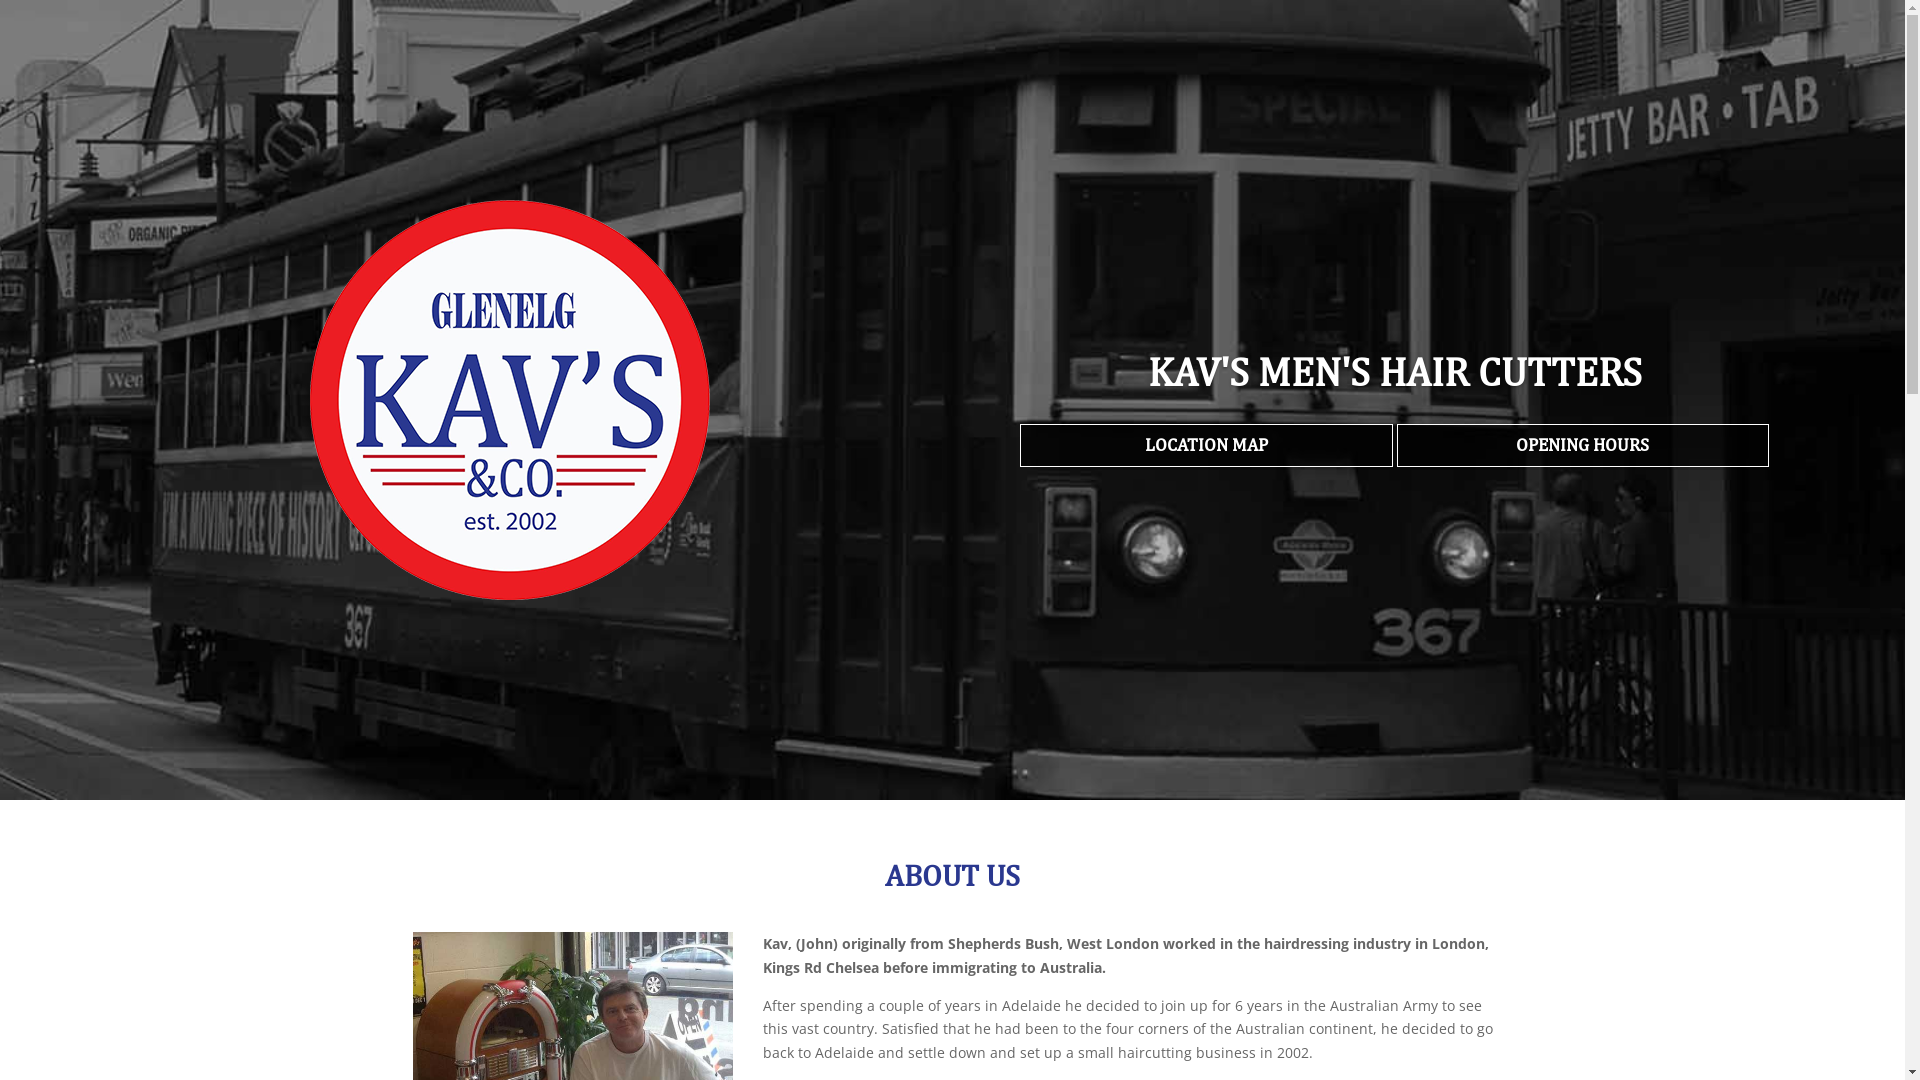  What do you see at coordinates (1582, 444) in the screenshot?
I see `'OPENING HOURS'` at bounding box center [1582, 444].